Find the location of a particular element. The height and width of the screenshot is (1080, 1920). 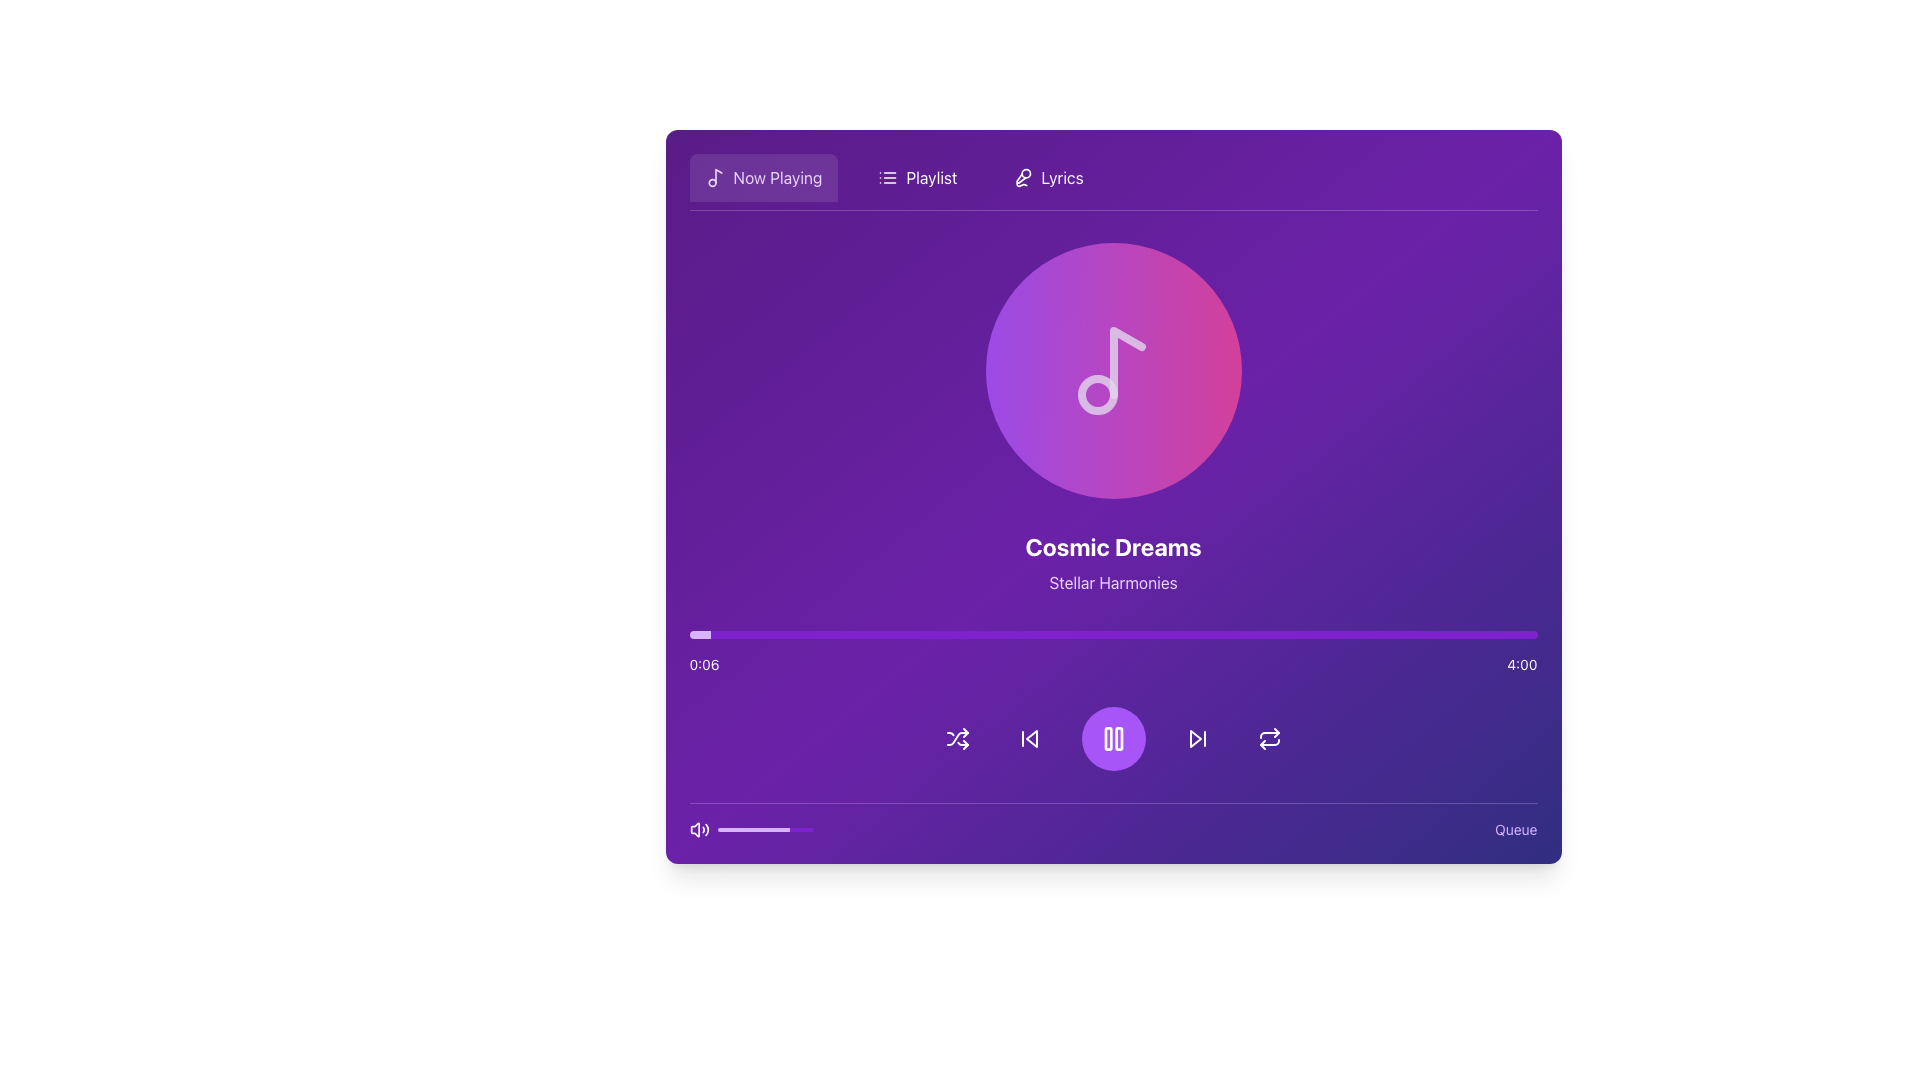

the 'Queue' text link located at the bottom-right corner of the interface is located at coordinates (1516, 829).